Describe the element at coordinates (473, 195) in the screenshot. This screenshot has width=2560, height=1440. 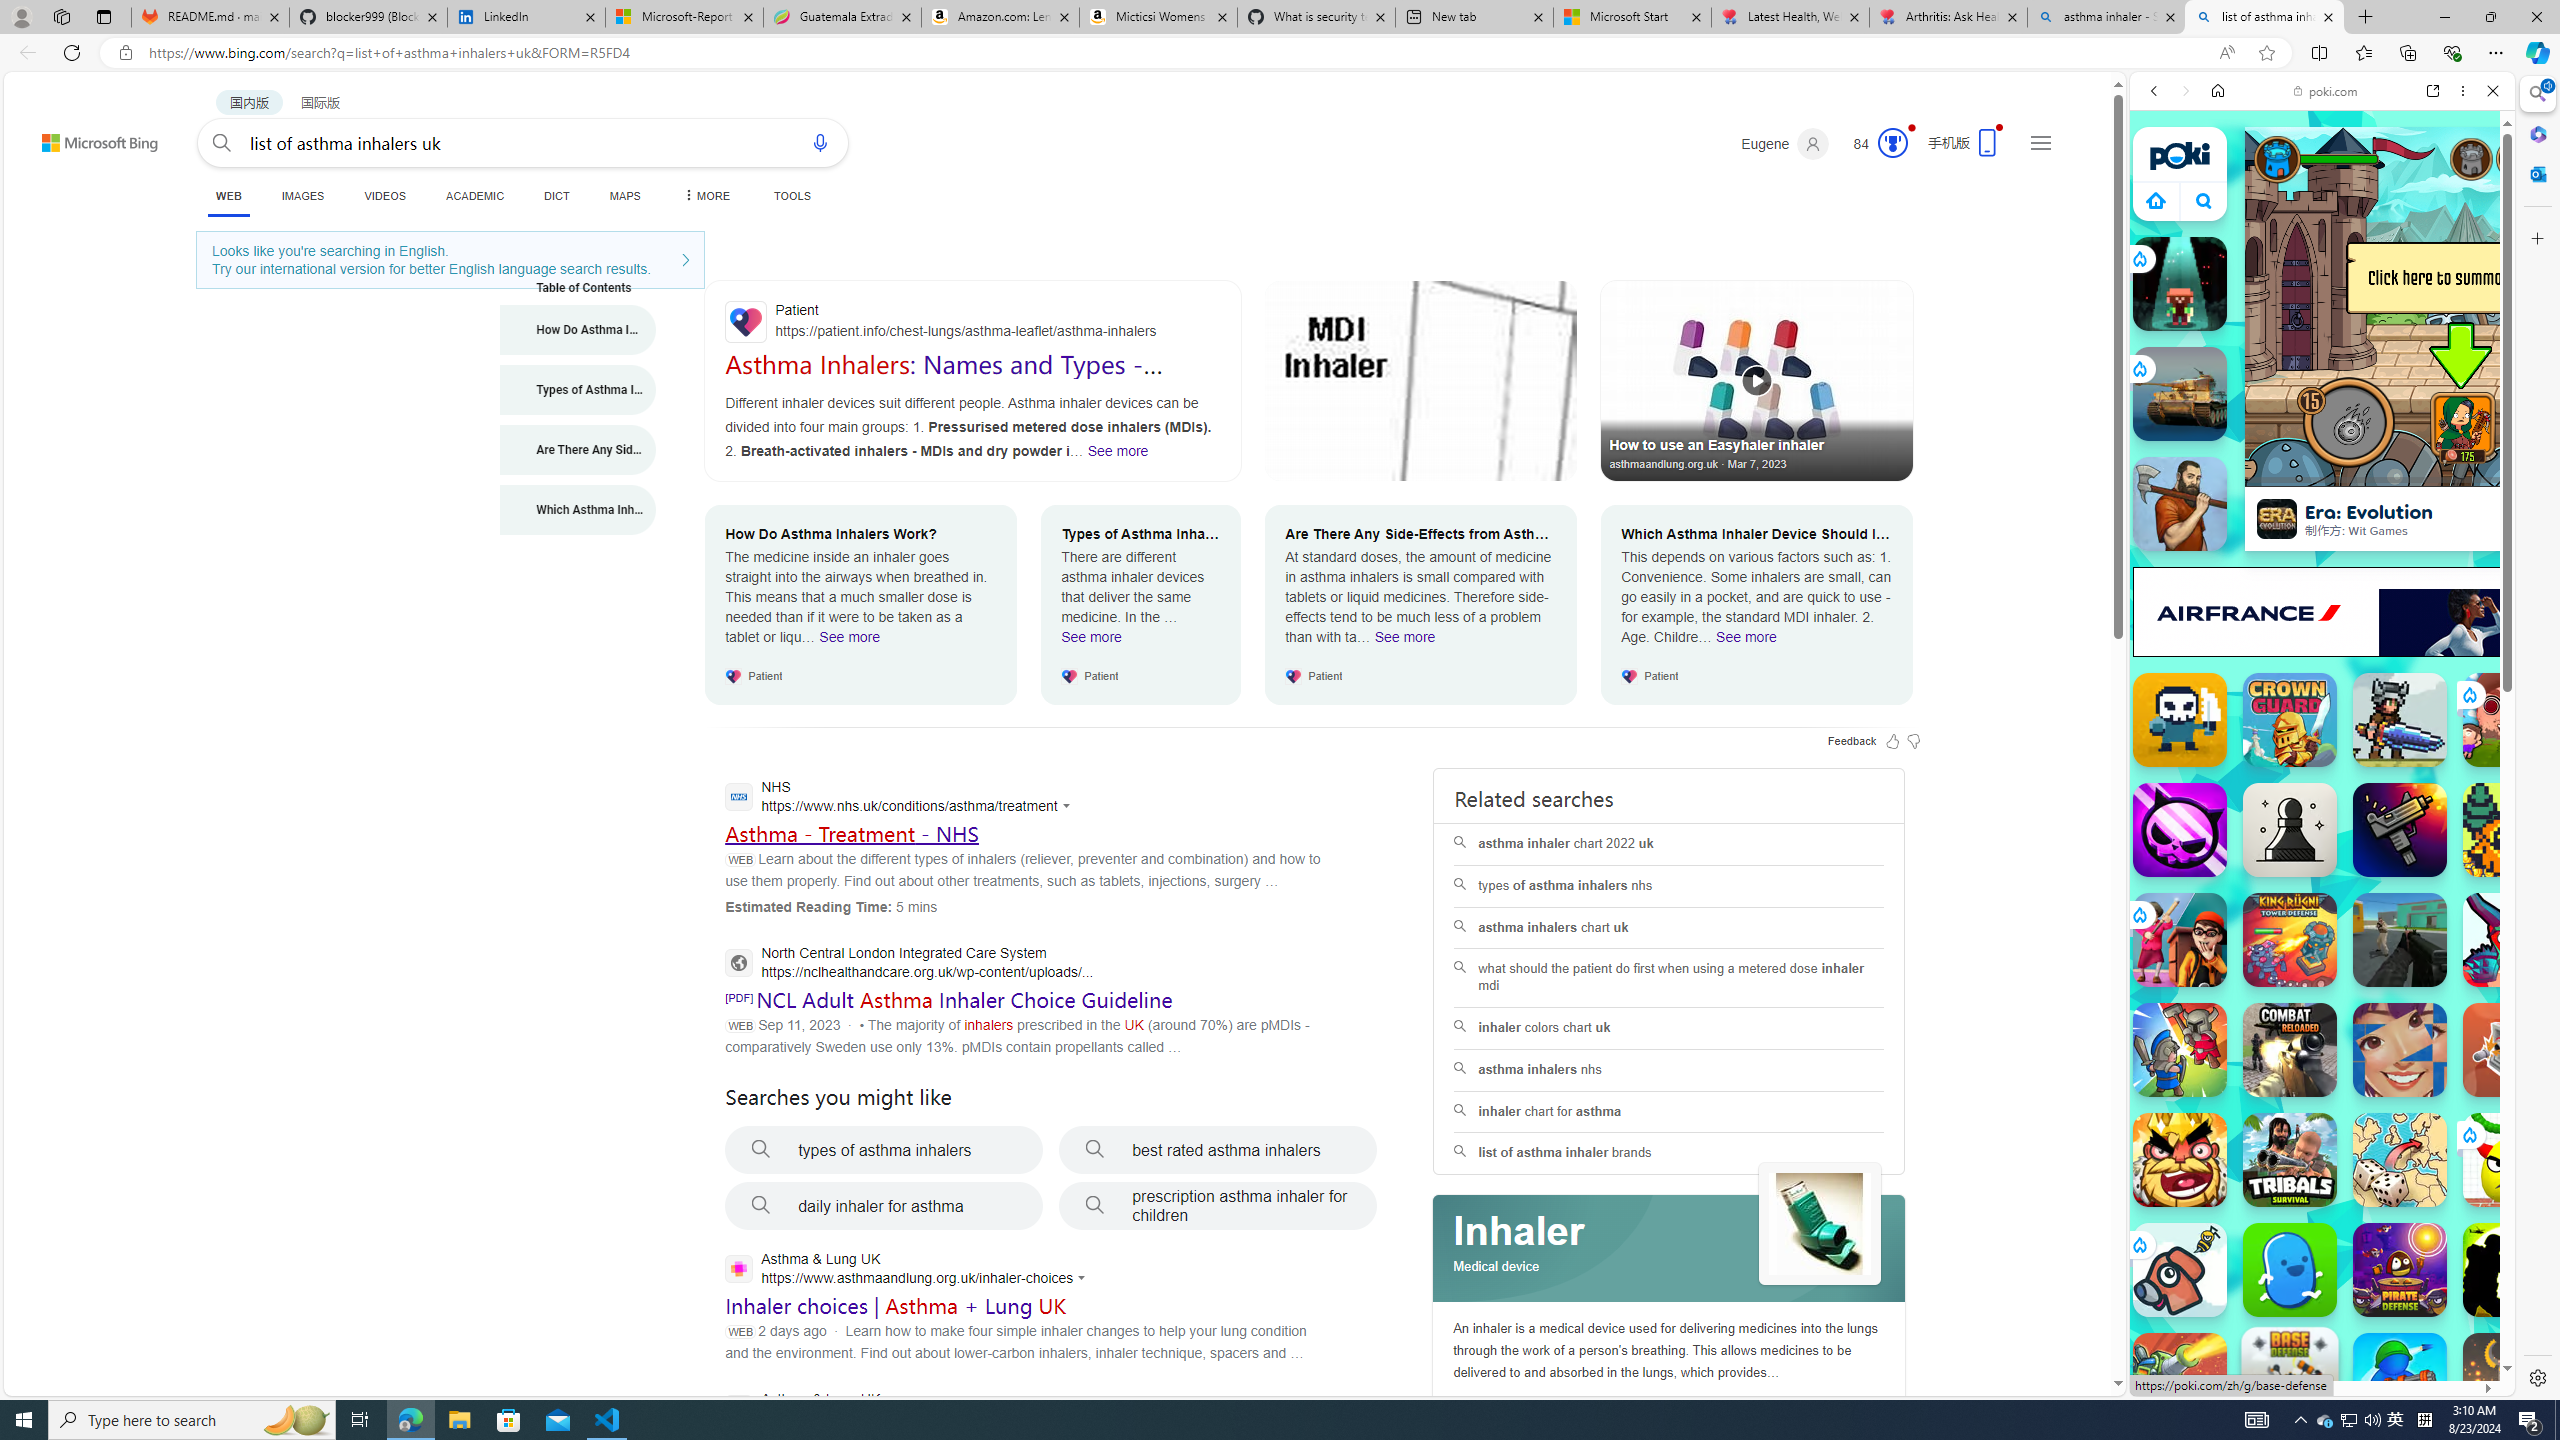
I see `'ACADEMIC'` at that location.